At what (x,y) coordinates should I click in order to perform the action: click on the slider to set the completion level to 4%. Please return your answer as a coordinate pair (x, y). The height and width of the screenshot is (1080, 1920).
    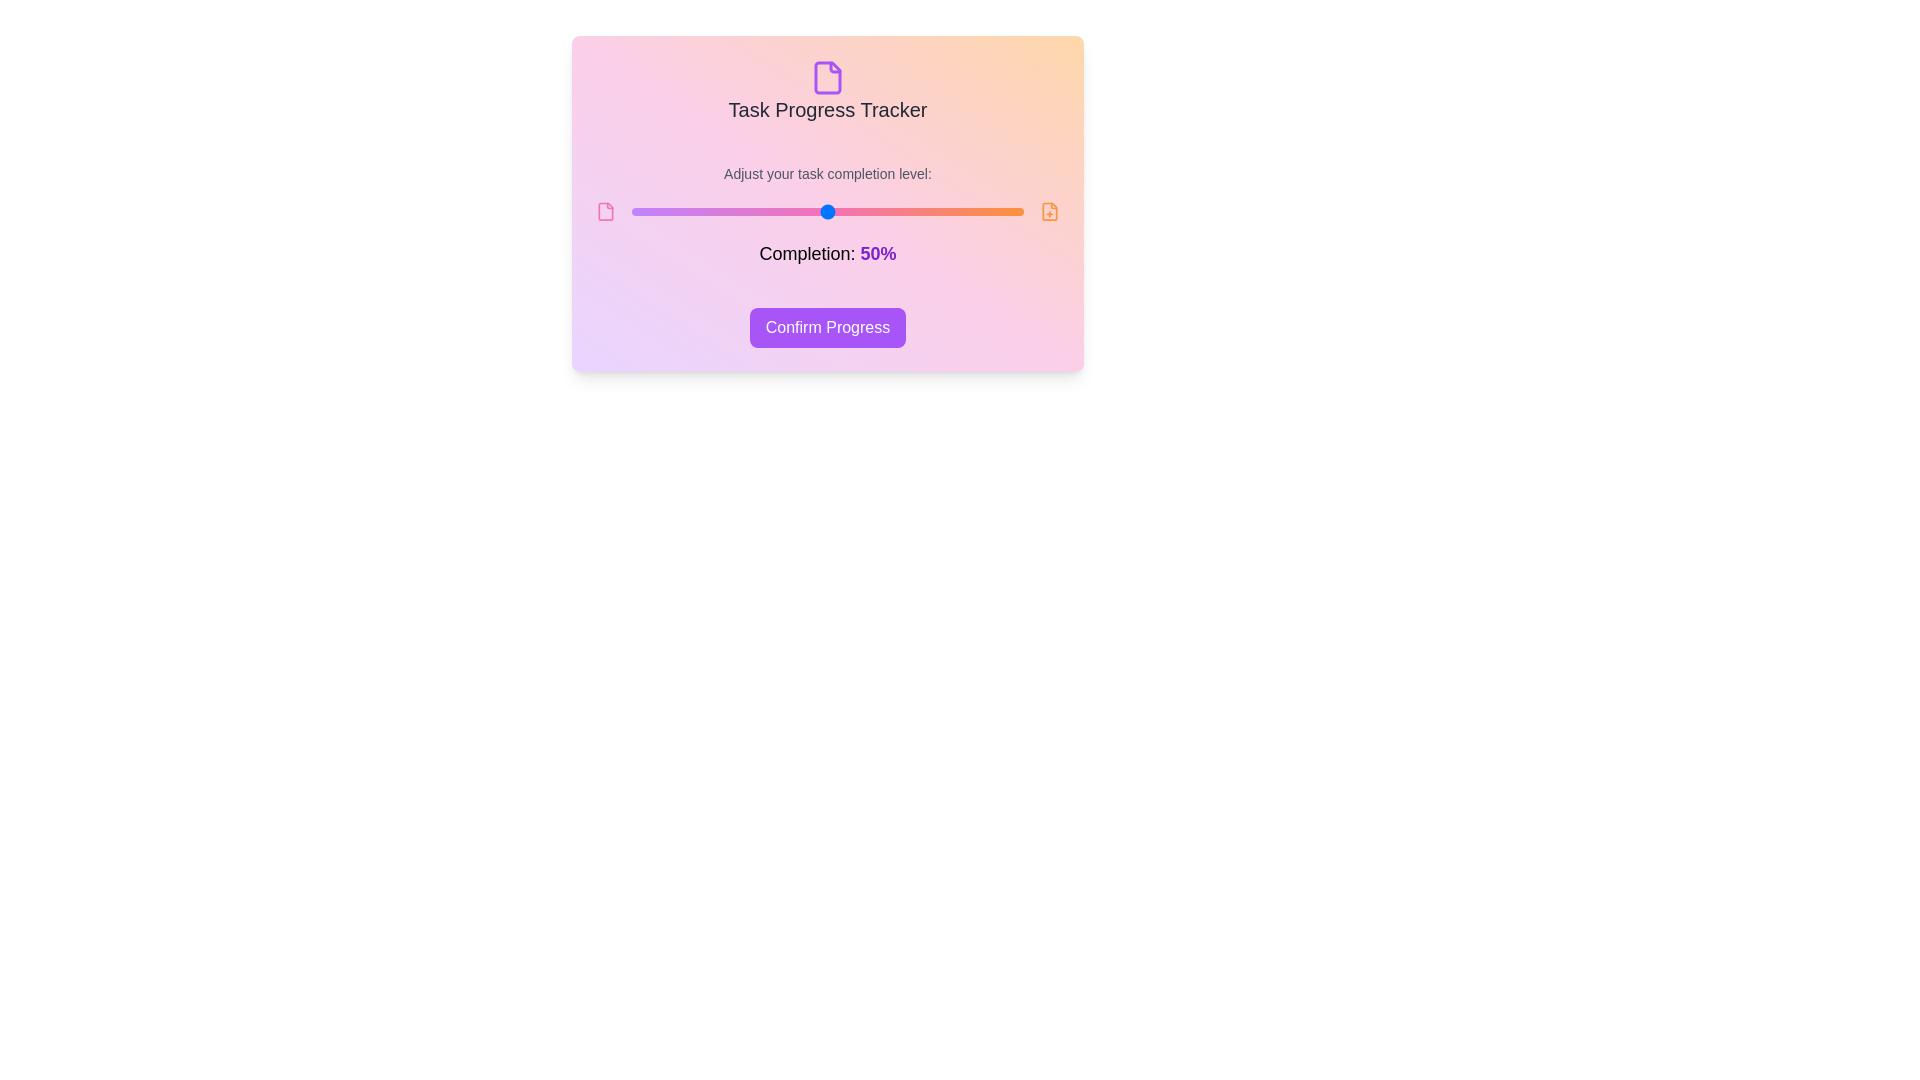
    Looking at the image, I should click on (648, 212).